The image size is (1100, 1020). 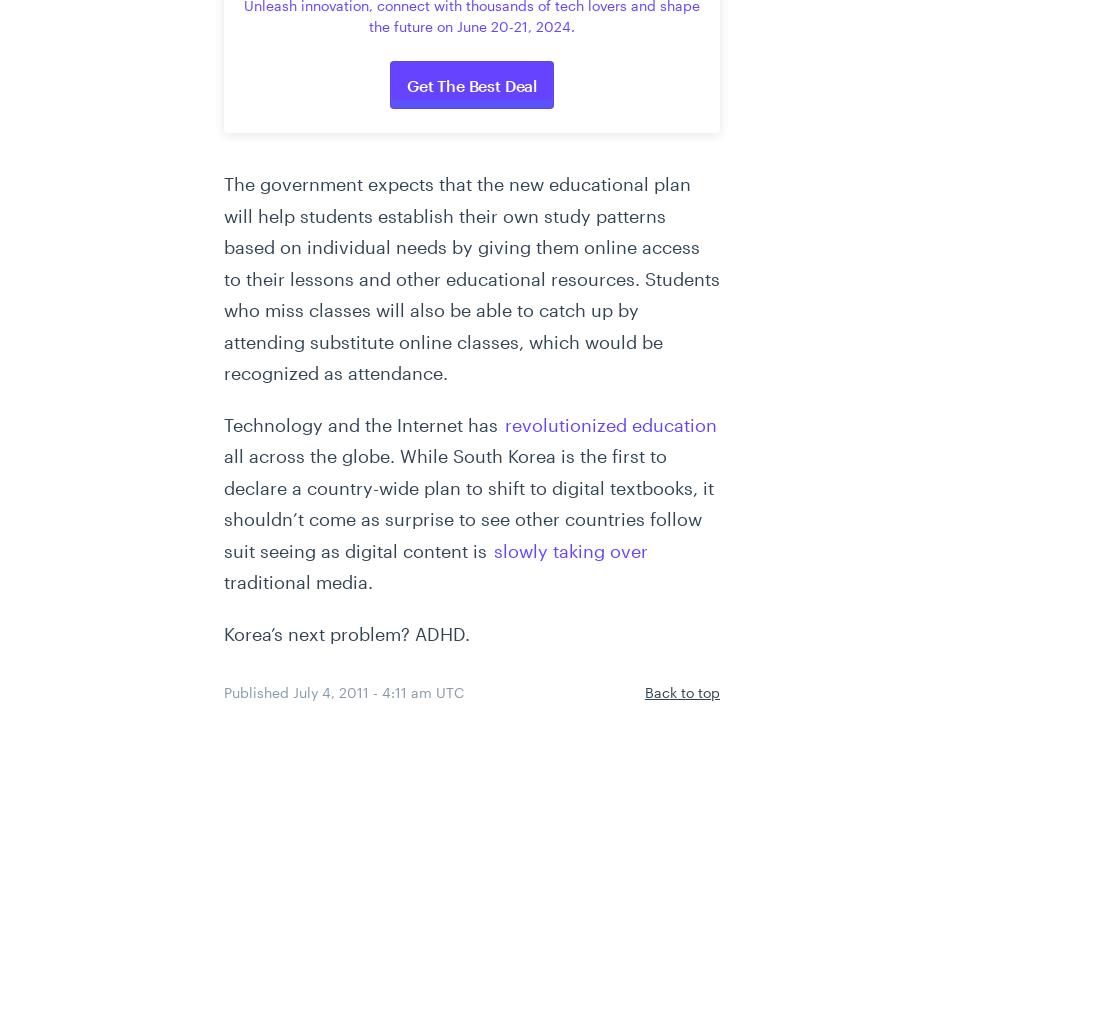 I want to click on 'Back to top', so click(x=682, y=691).